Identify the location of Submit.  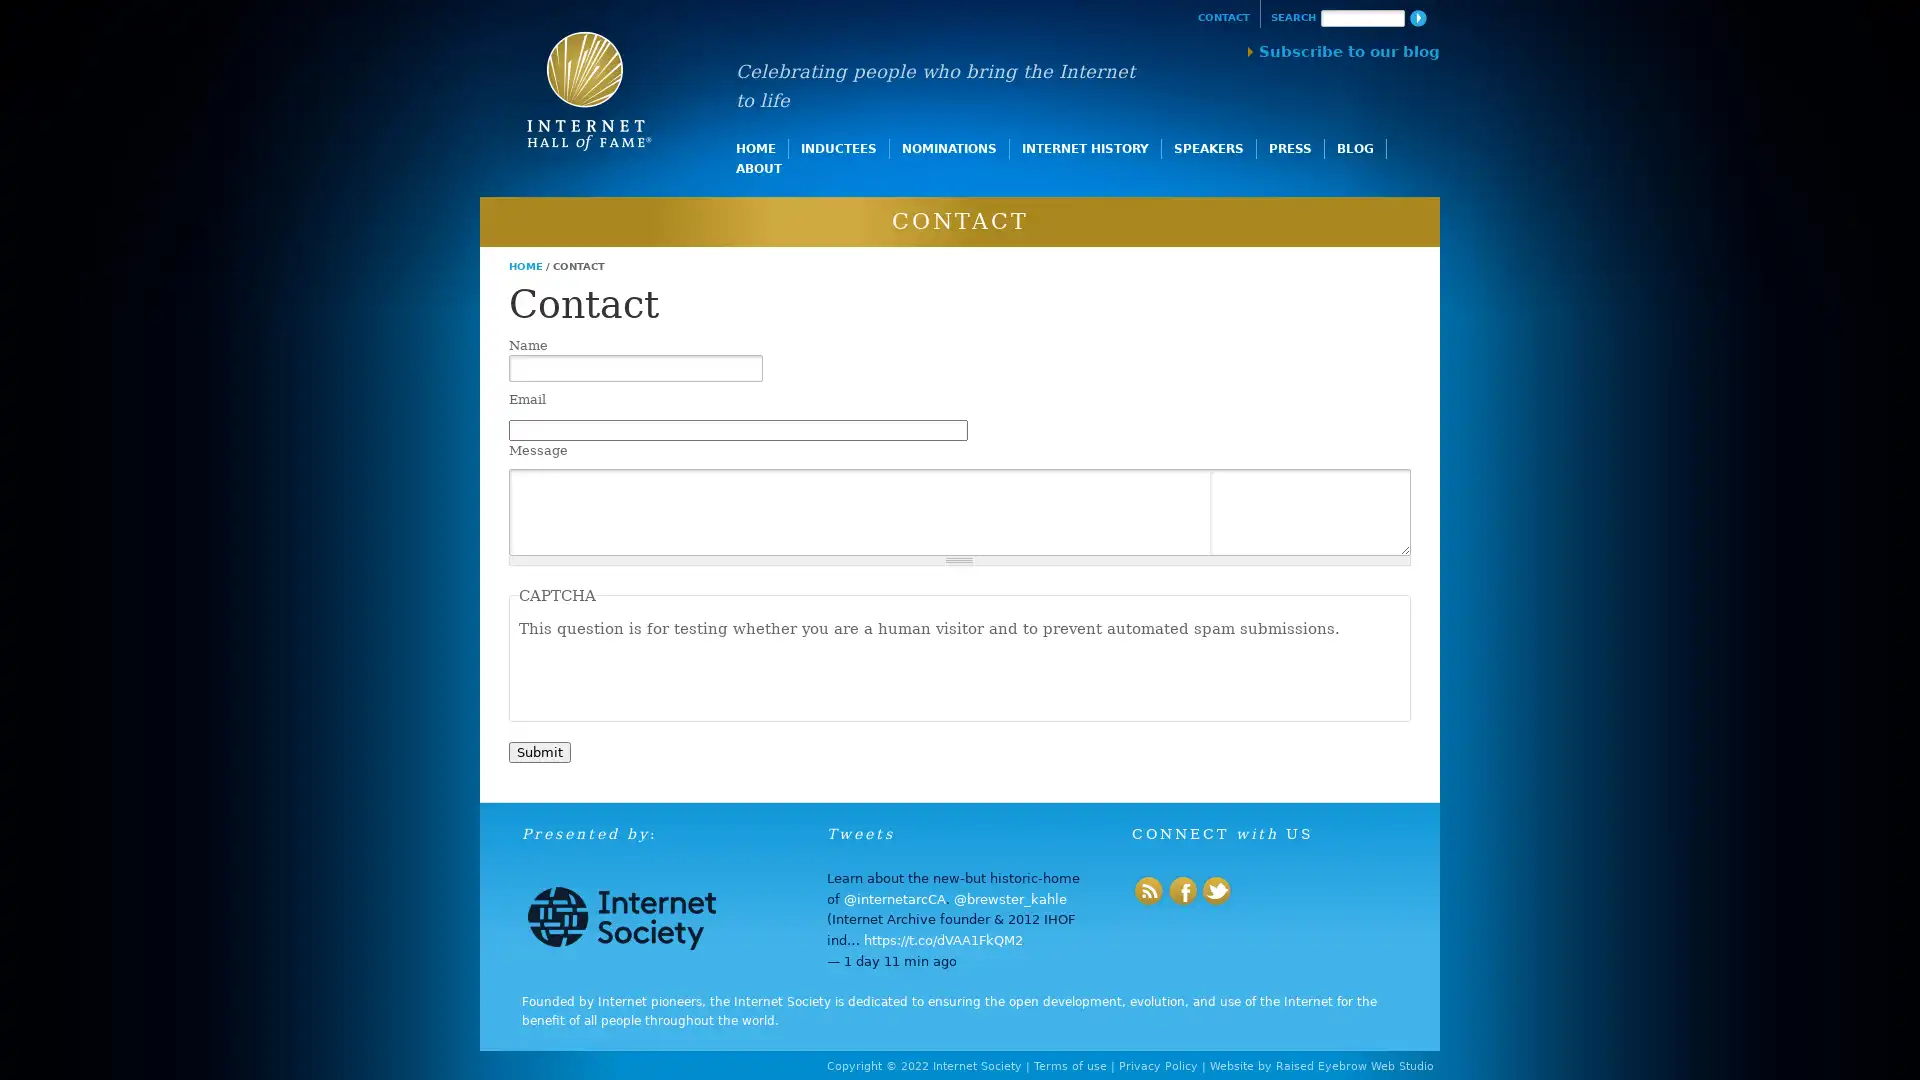
(538, 751).